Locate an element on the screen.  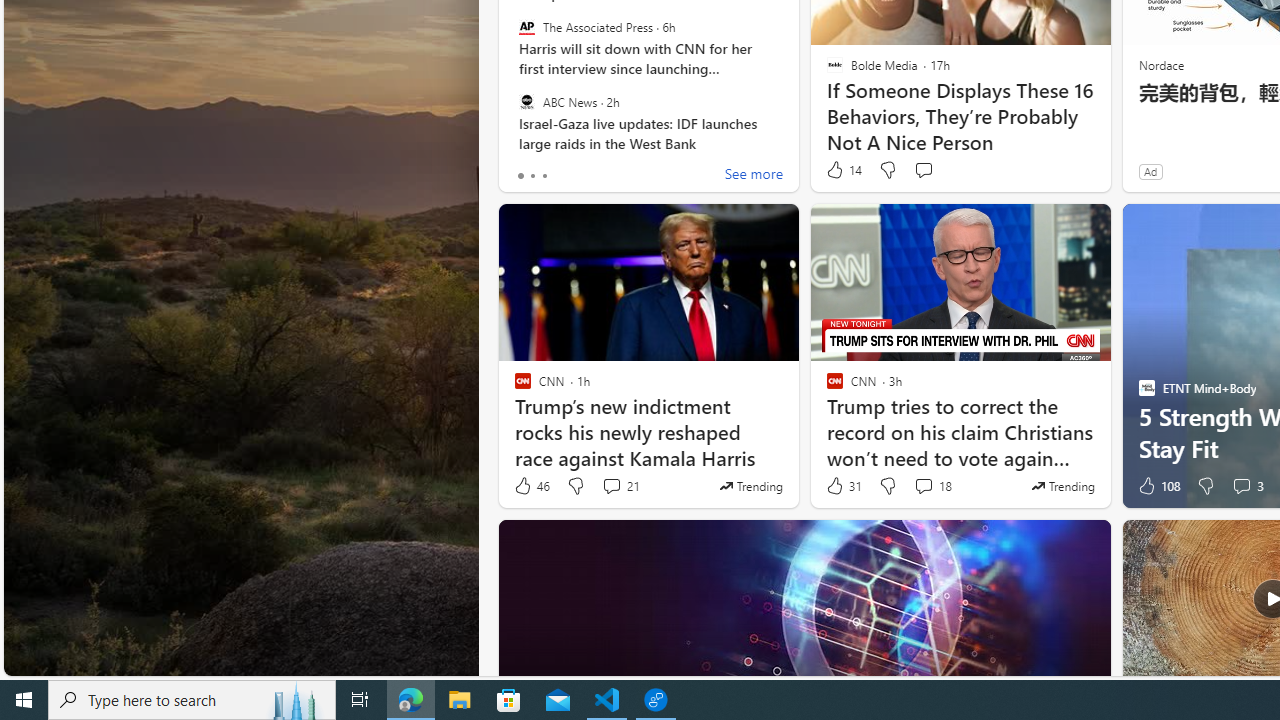
'This story is trending' is located at coordinates (1062, 486).